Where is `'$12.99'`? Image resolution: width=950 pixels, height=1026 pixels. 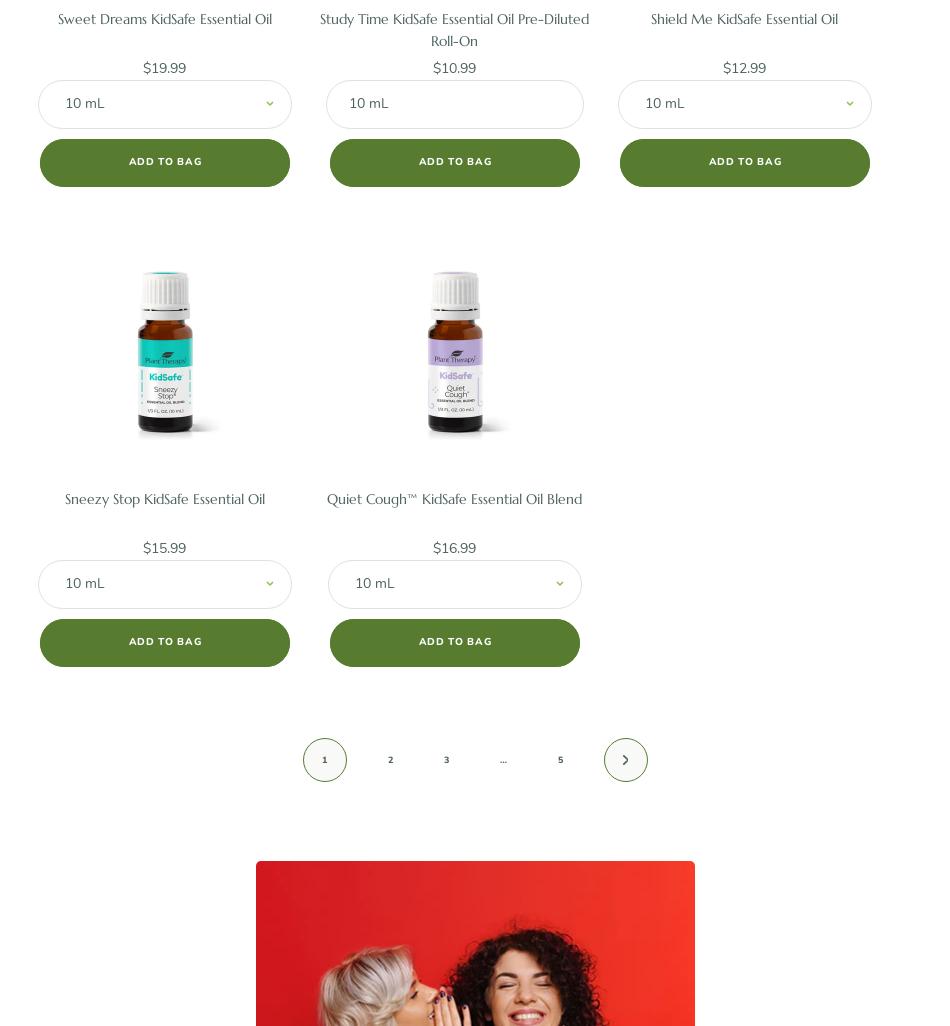
'$12.99' is located at coordinates (743, 66).